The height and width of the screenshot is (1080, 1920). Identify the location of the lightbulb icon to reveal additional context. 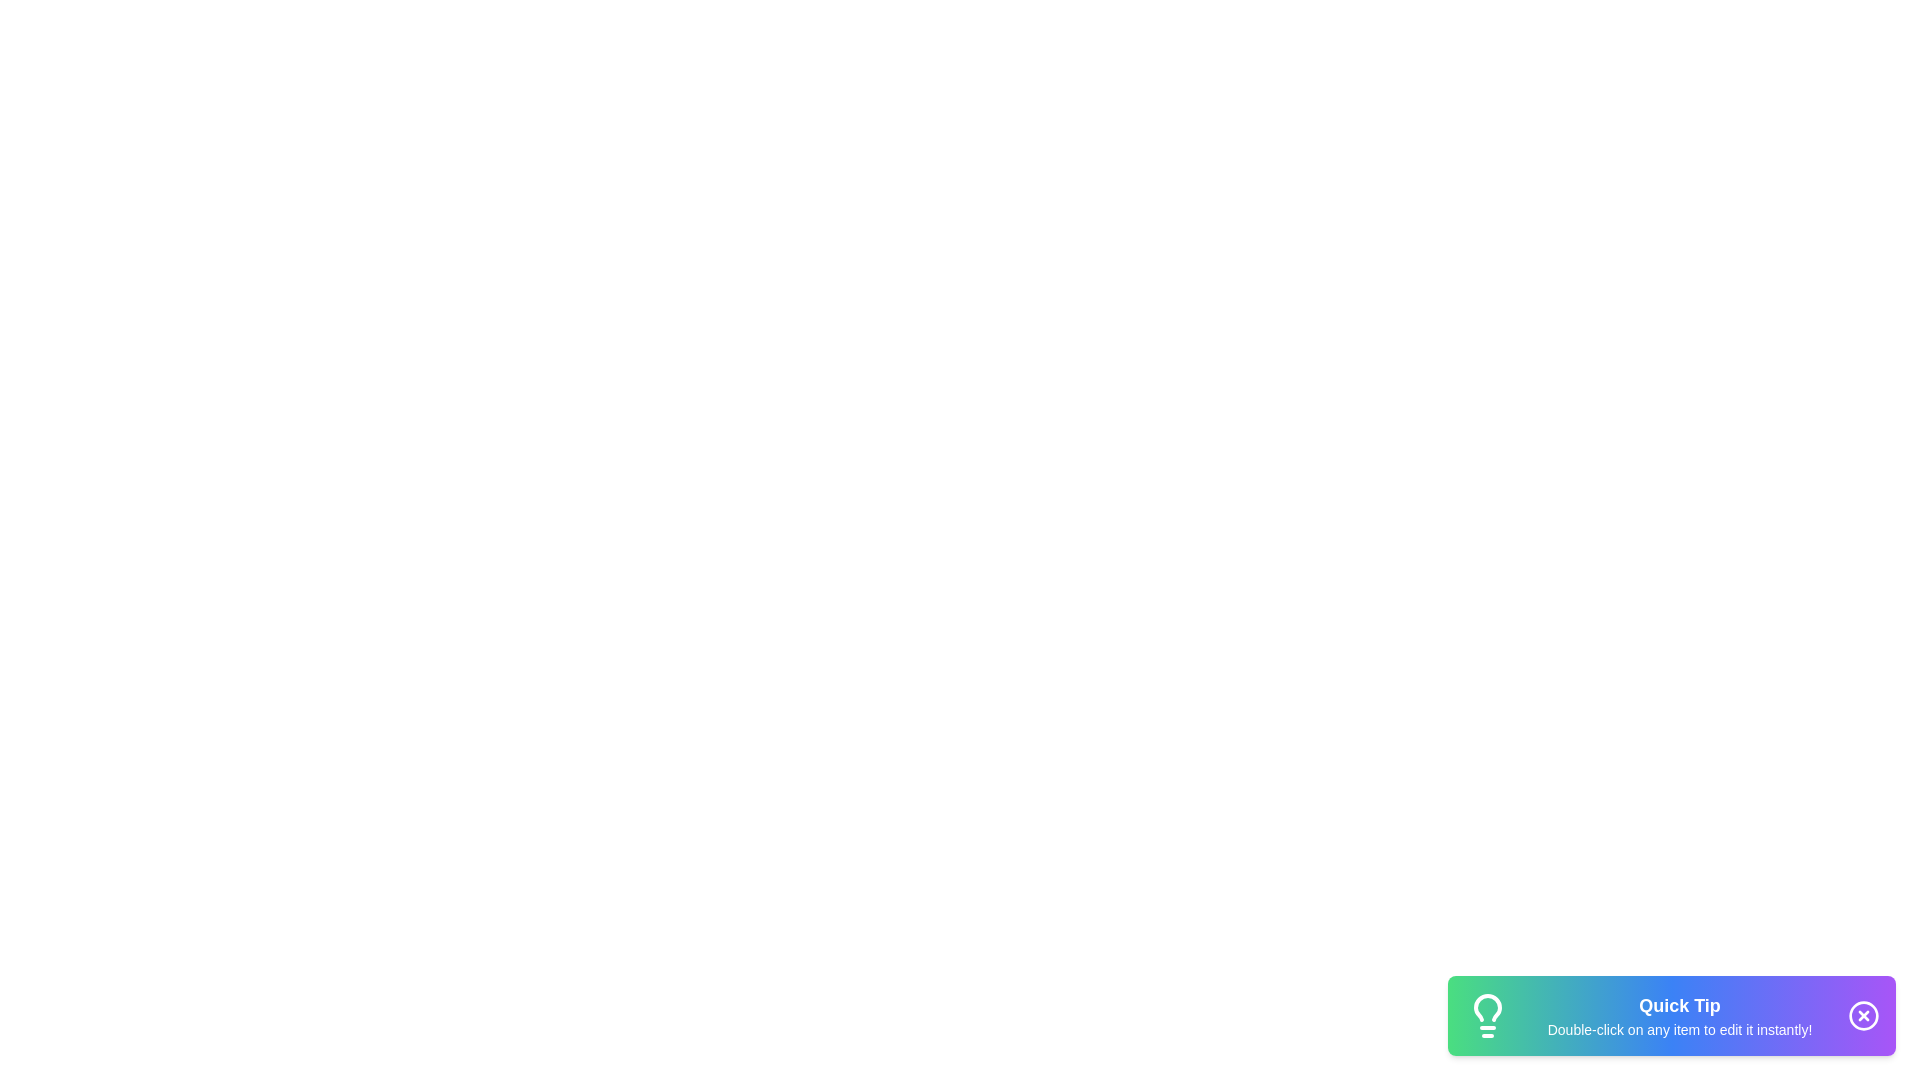
(1488, 1015).